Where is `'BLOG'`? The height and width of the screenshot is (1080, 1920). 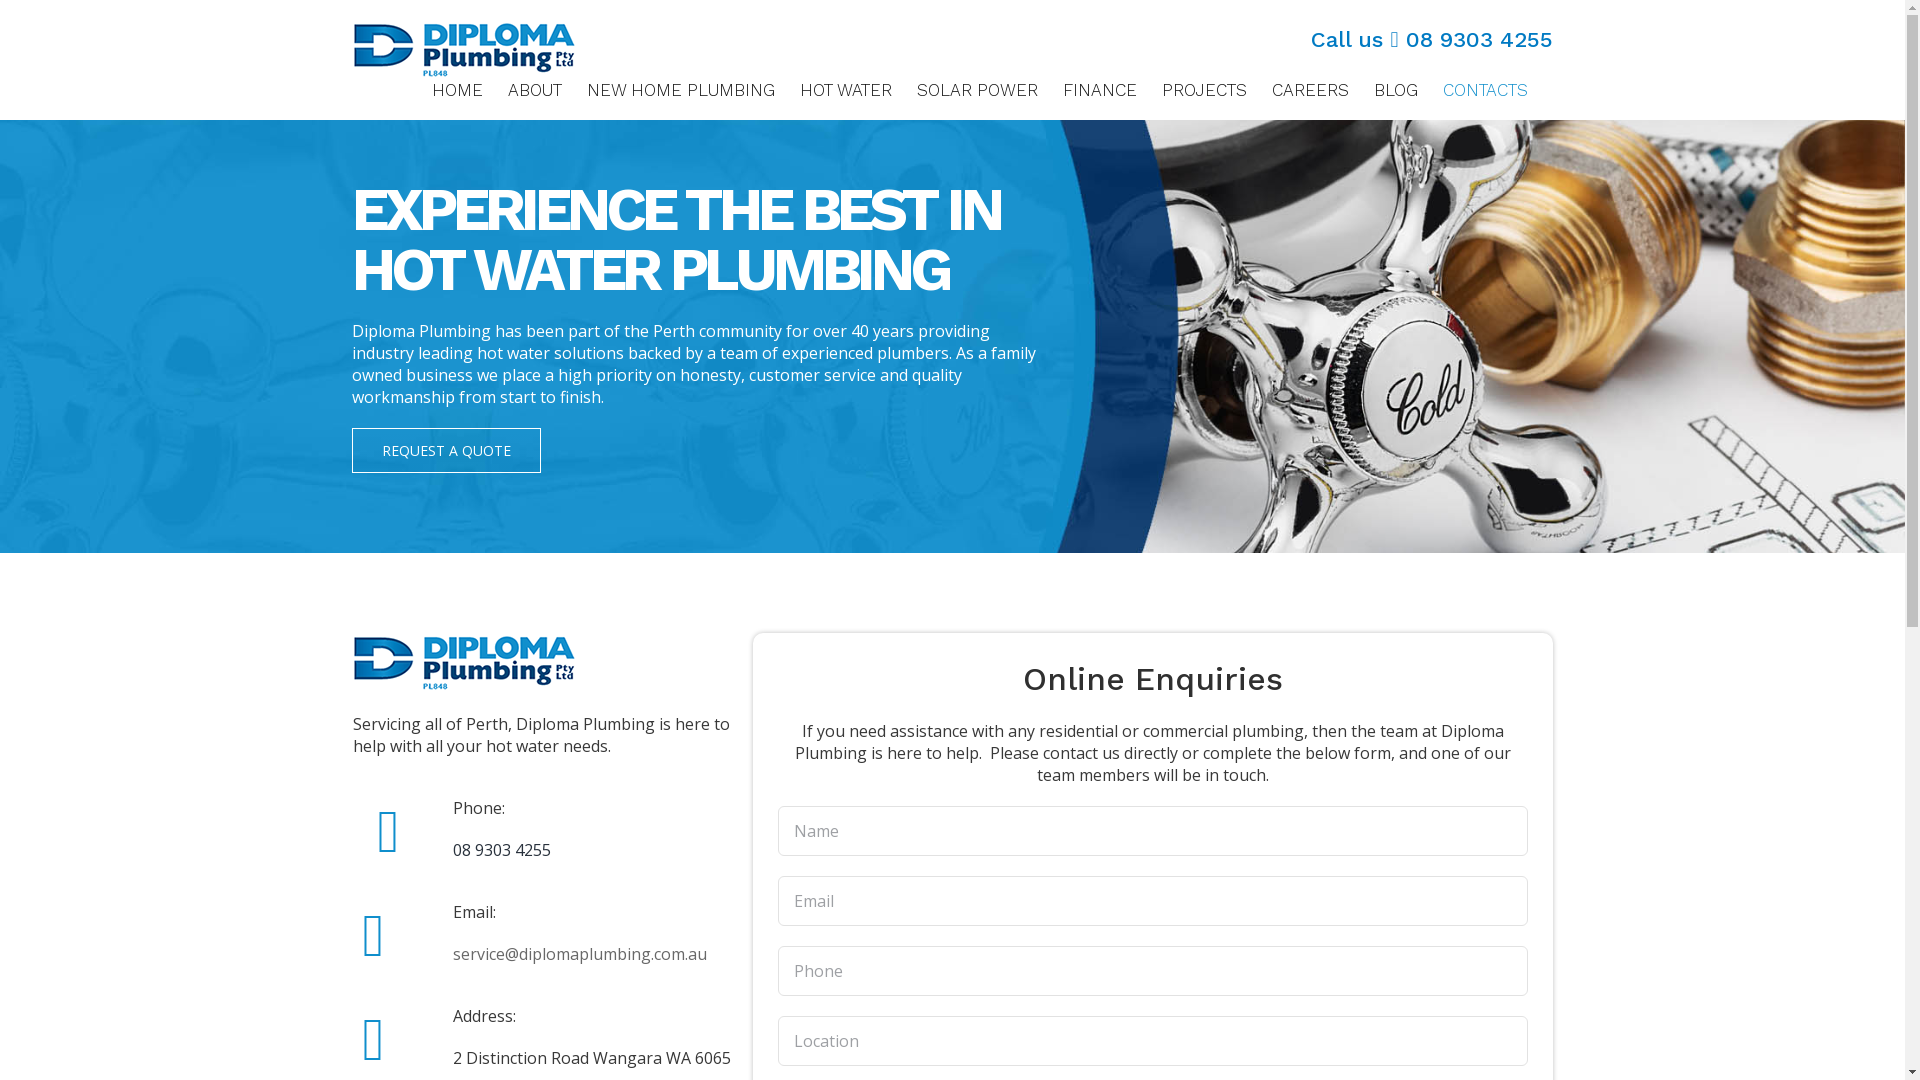
'BLOG' is located at coordinates (1395, 88).